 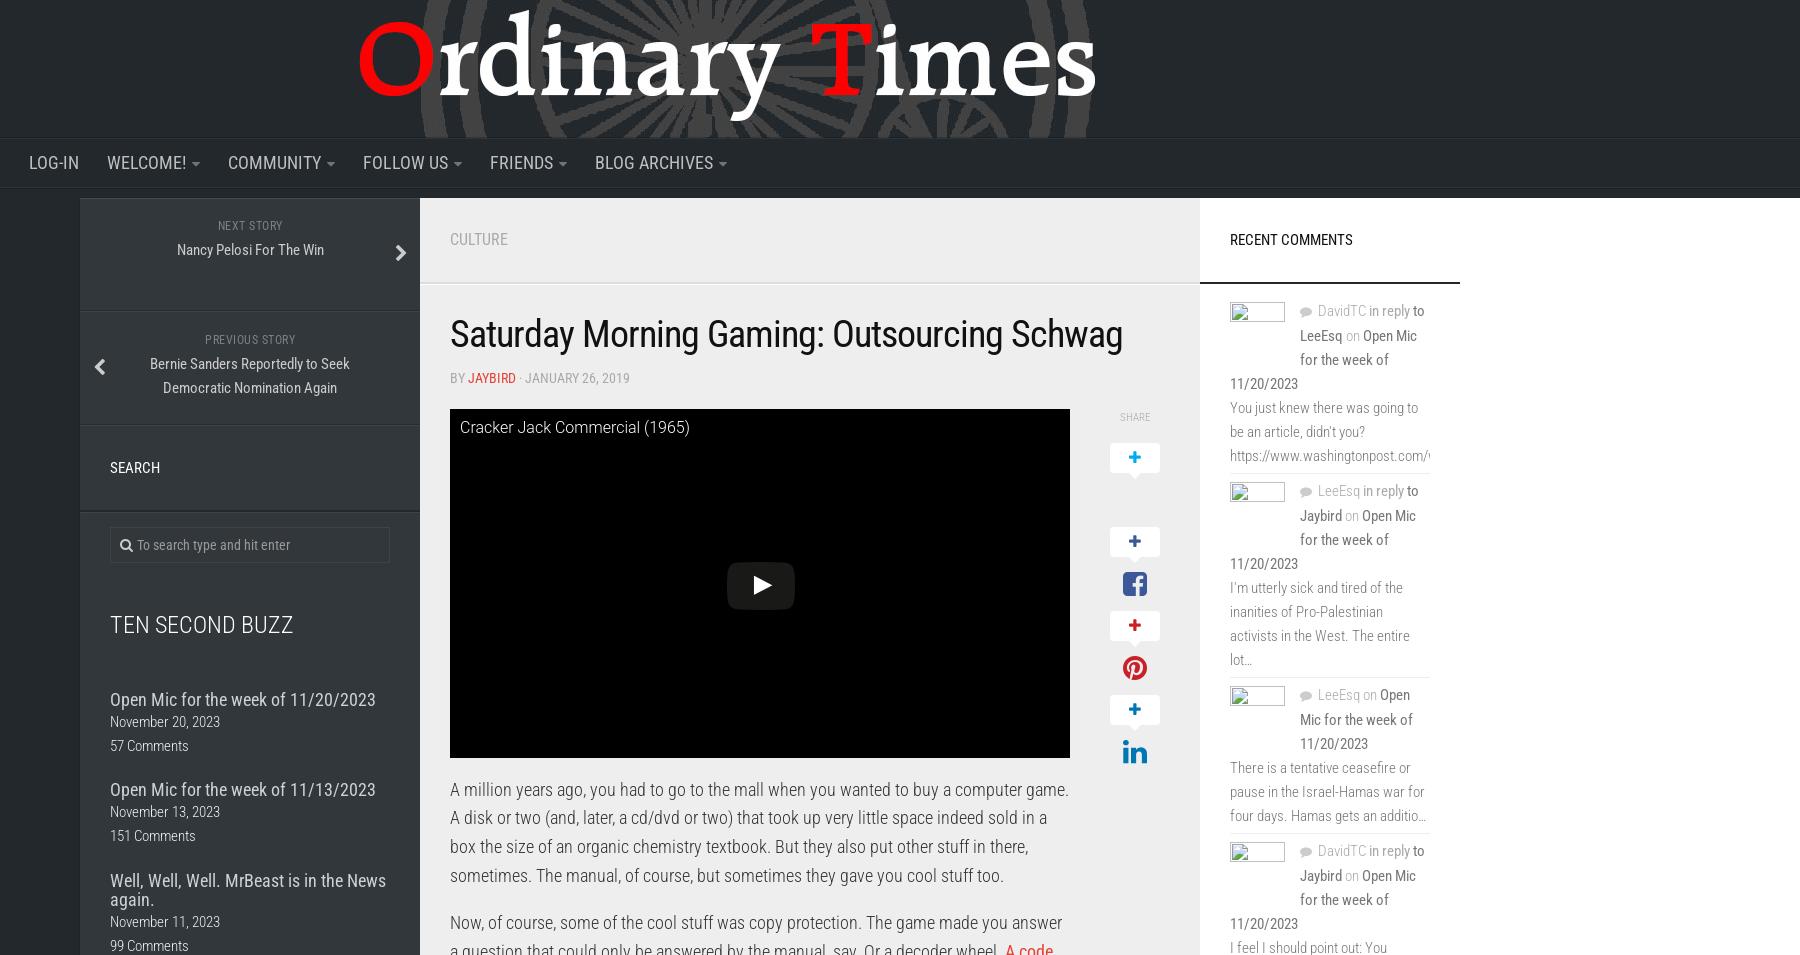 What do you see at coordinates (574, 425) in the screenshot?
I see `'Cracker Jack Commercial (1965)'` at bounding box center [574, 425].